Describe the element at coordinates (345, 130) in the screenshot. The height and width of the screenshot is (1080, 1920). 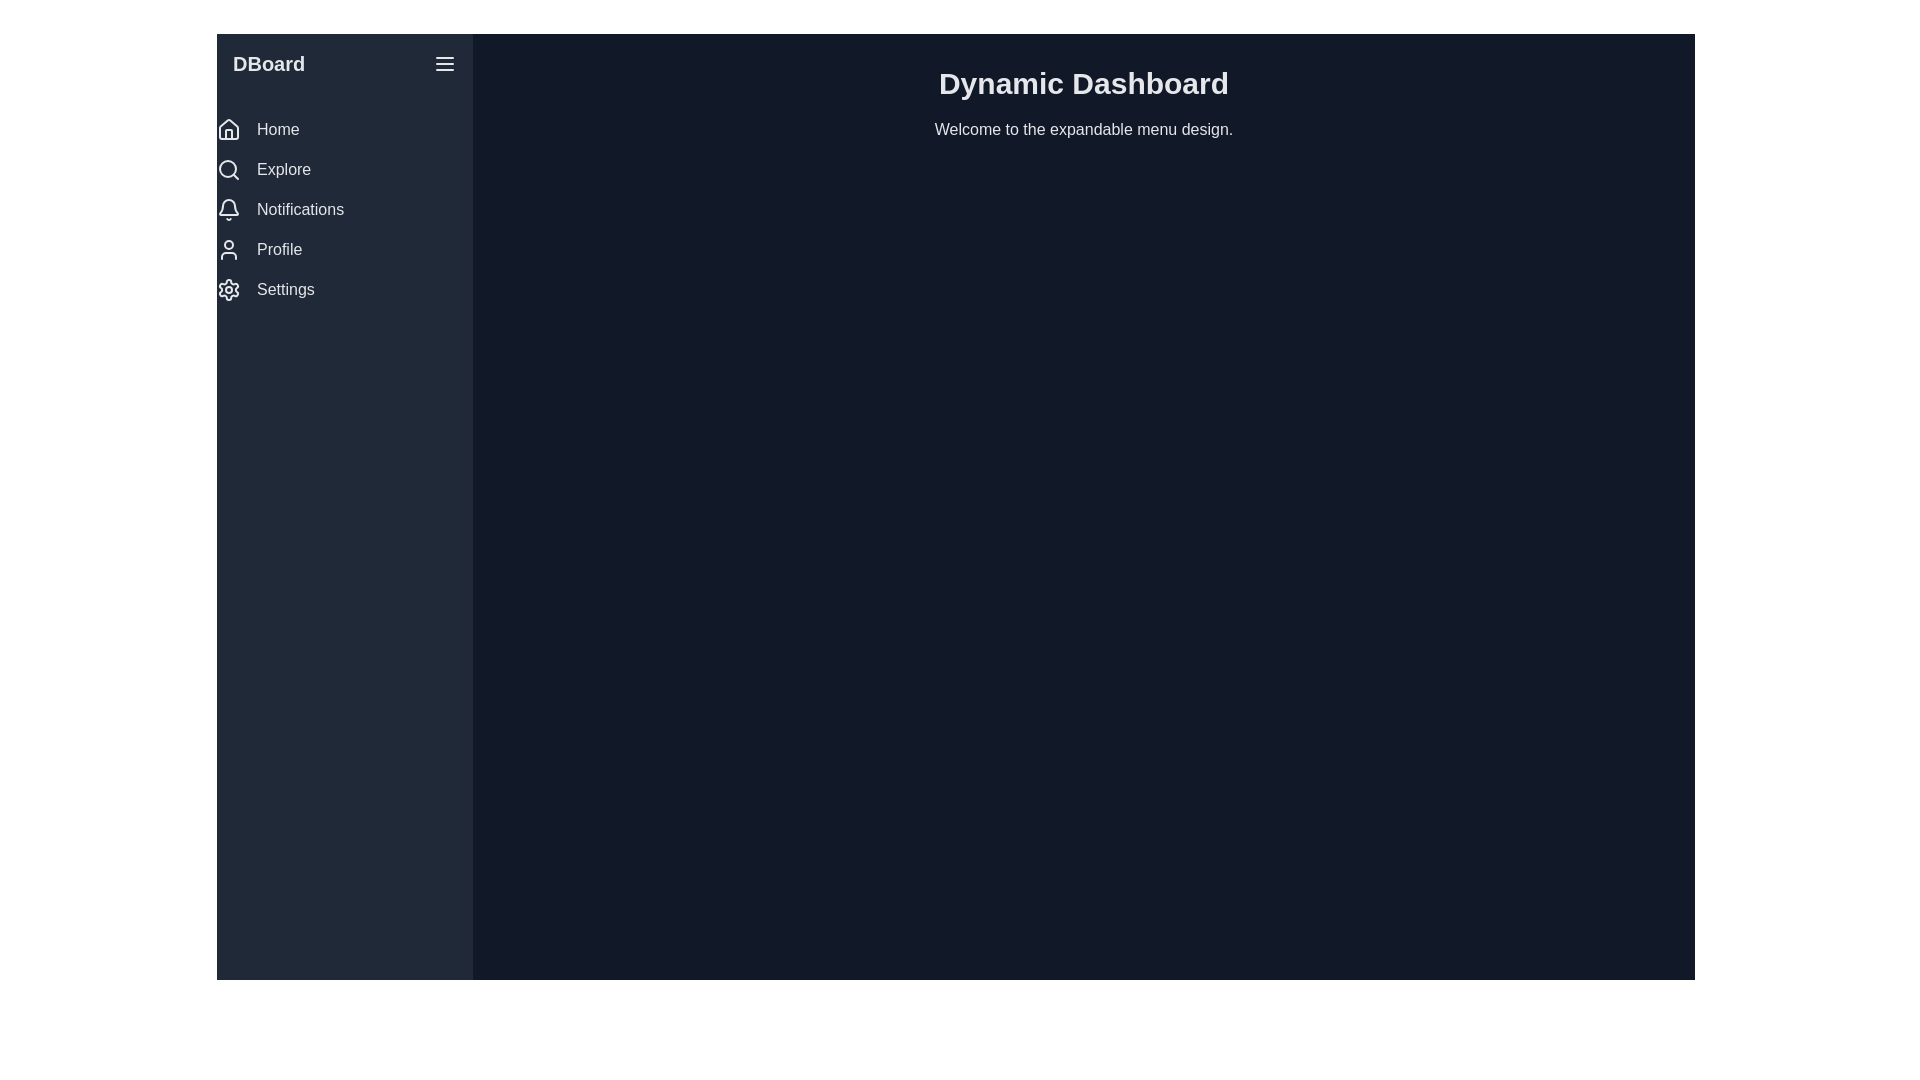
I see `the Navigation Link located at the top of the sidebar, which redirects the user to the homepage or main dashboard` at that location.